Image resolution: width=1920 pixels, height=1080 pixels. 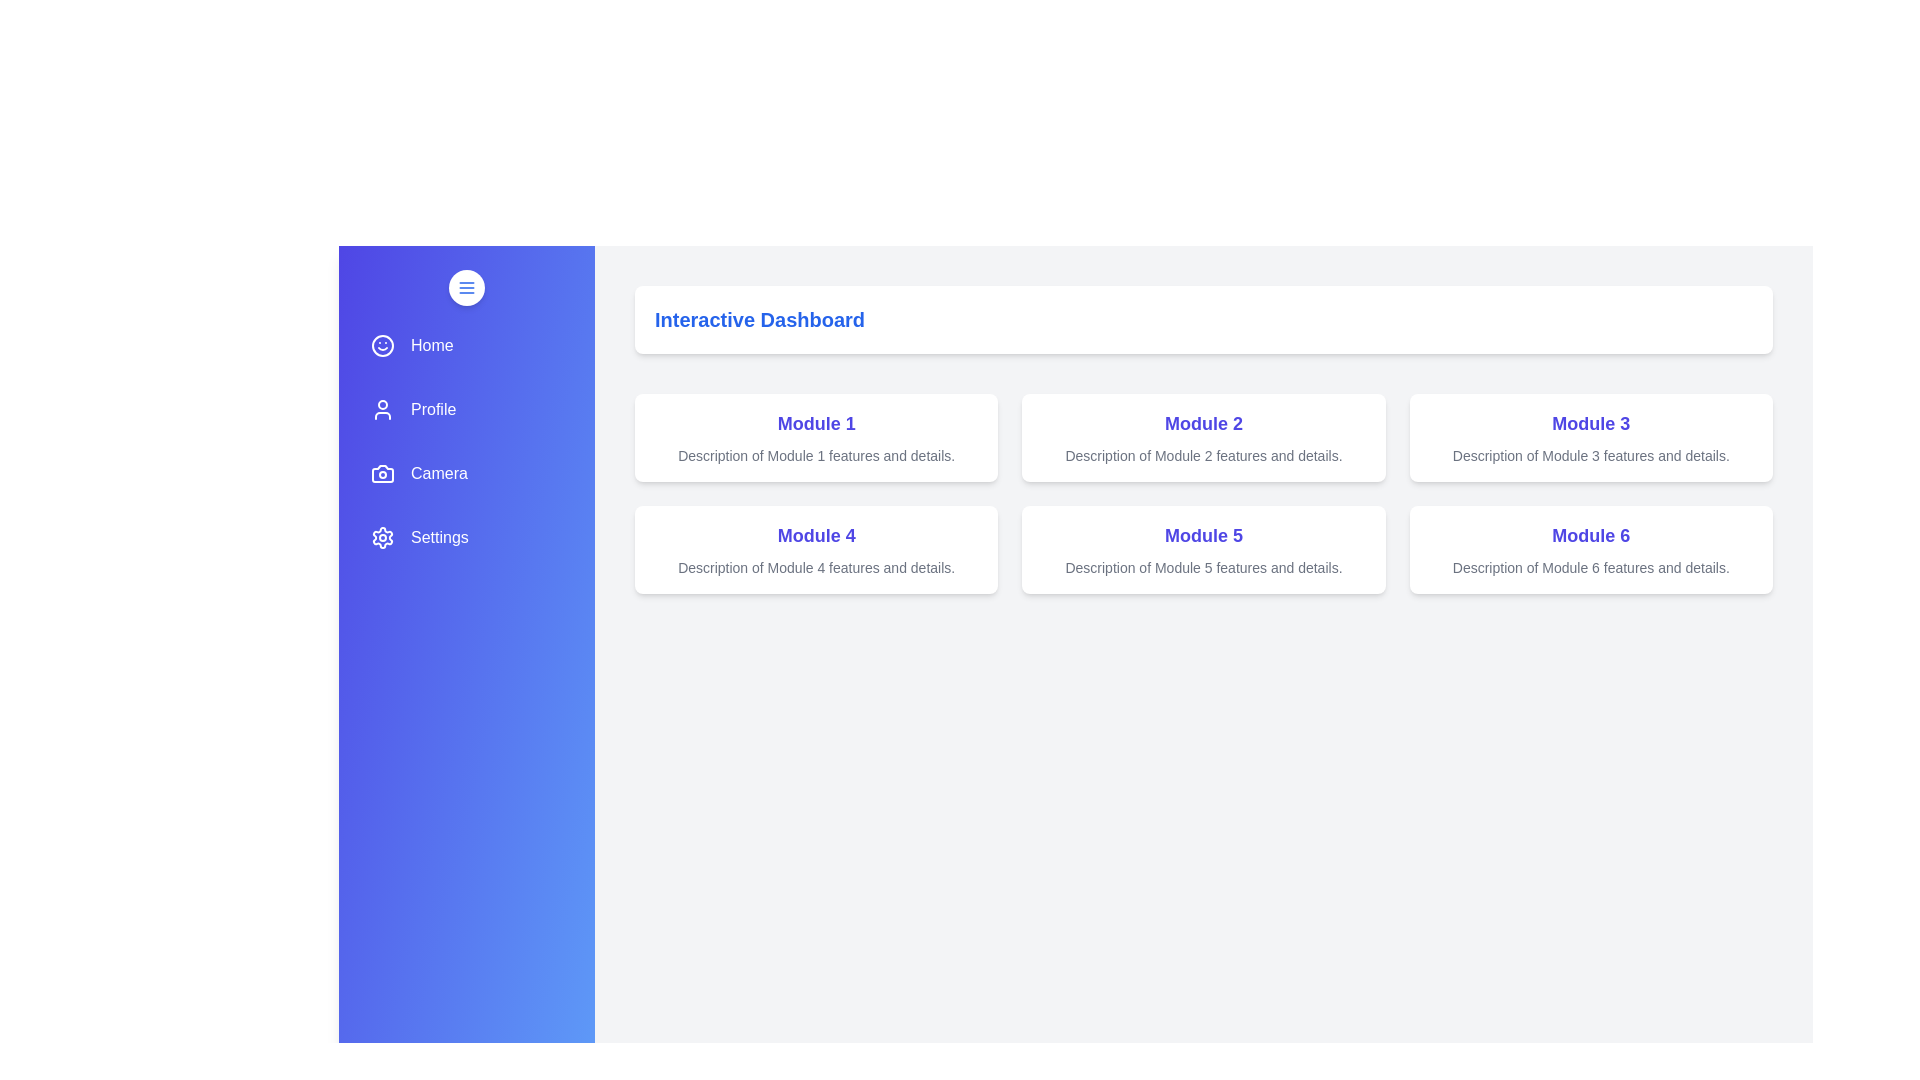 I want to click on the 'Camera' menu icon located to the left of the text label 'Camera' in the sidebar list, so click(x=383, y=474).